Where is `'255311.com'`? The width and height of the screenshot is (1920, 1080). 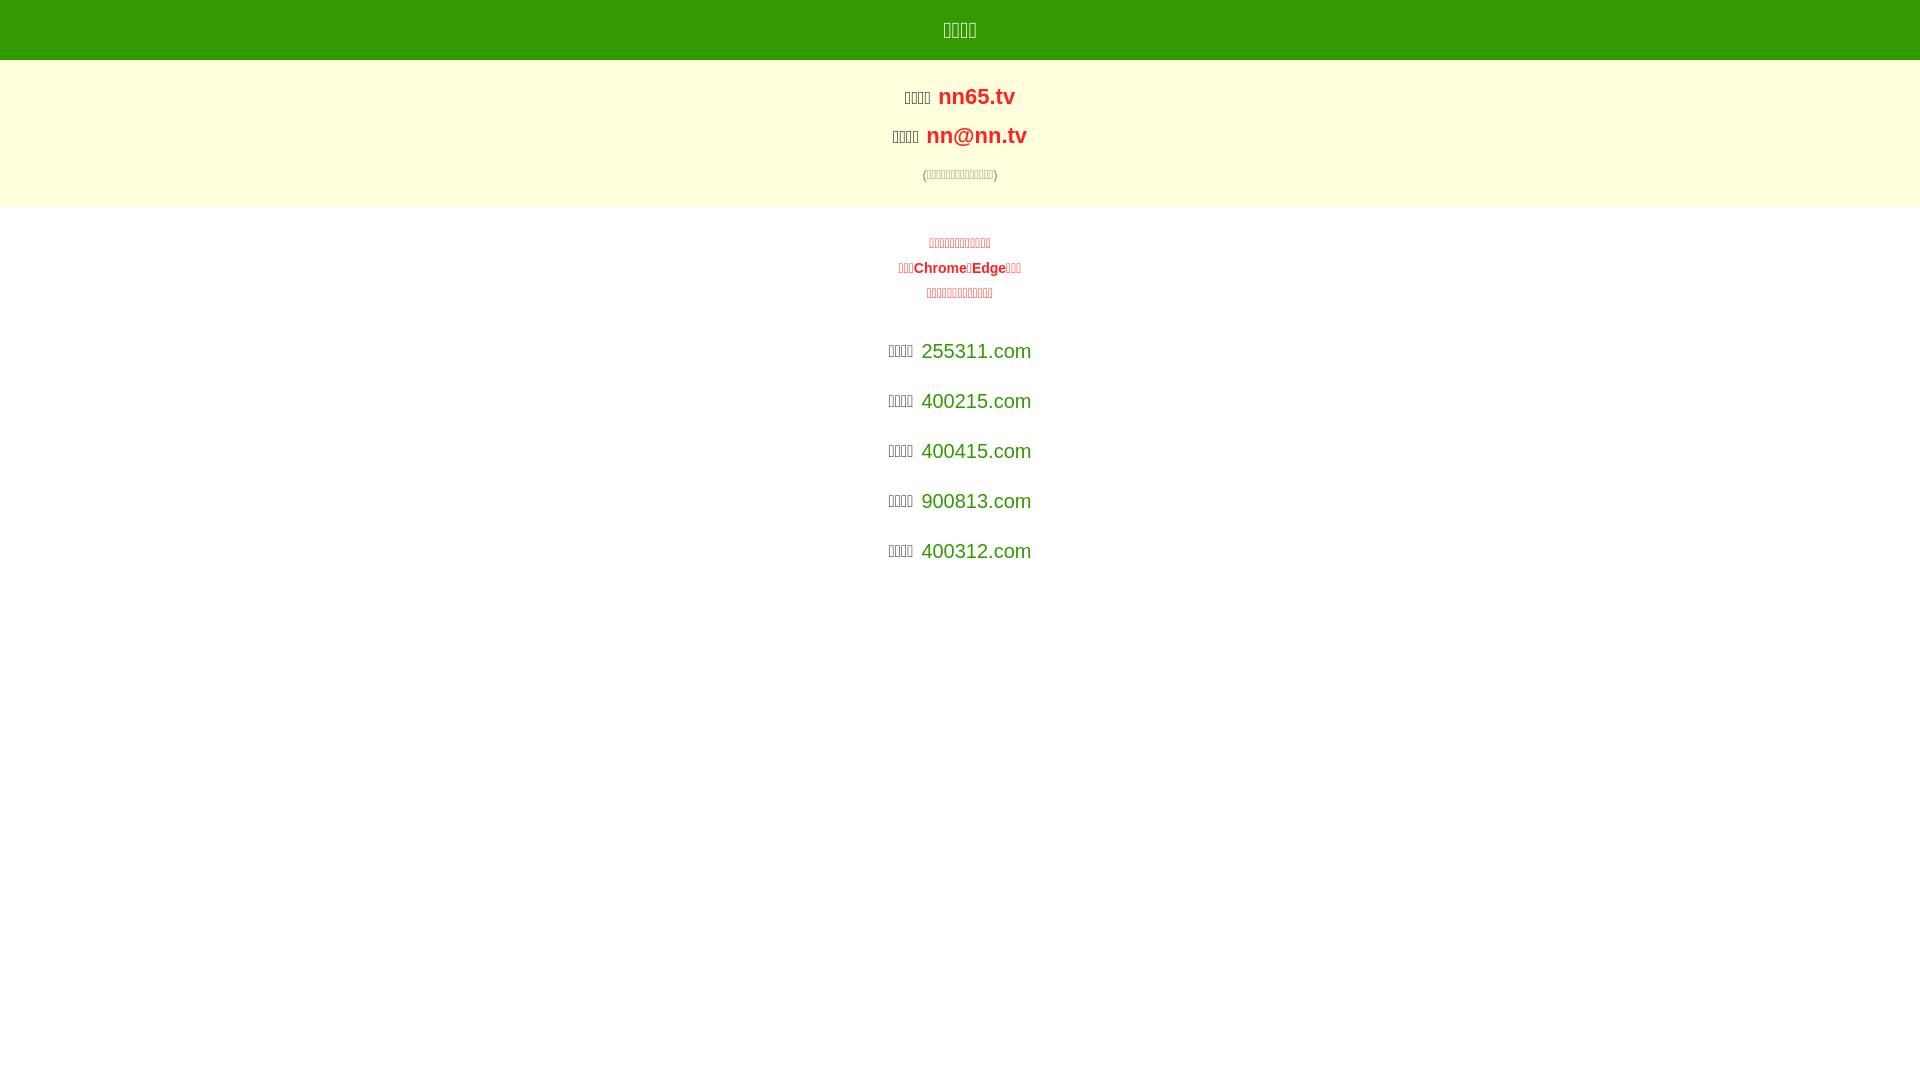
'255311.com' is located at coordinates (975, 350).